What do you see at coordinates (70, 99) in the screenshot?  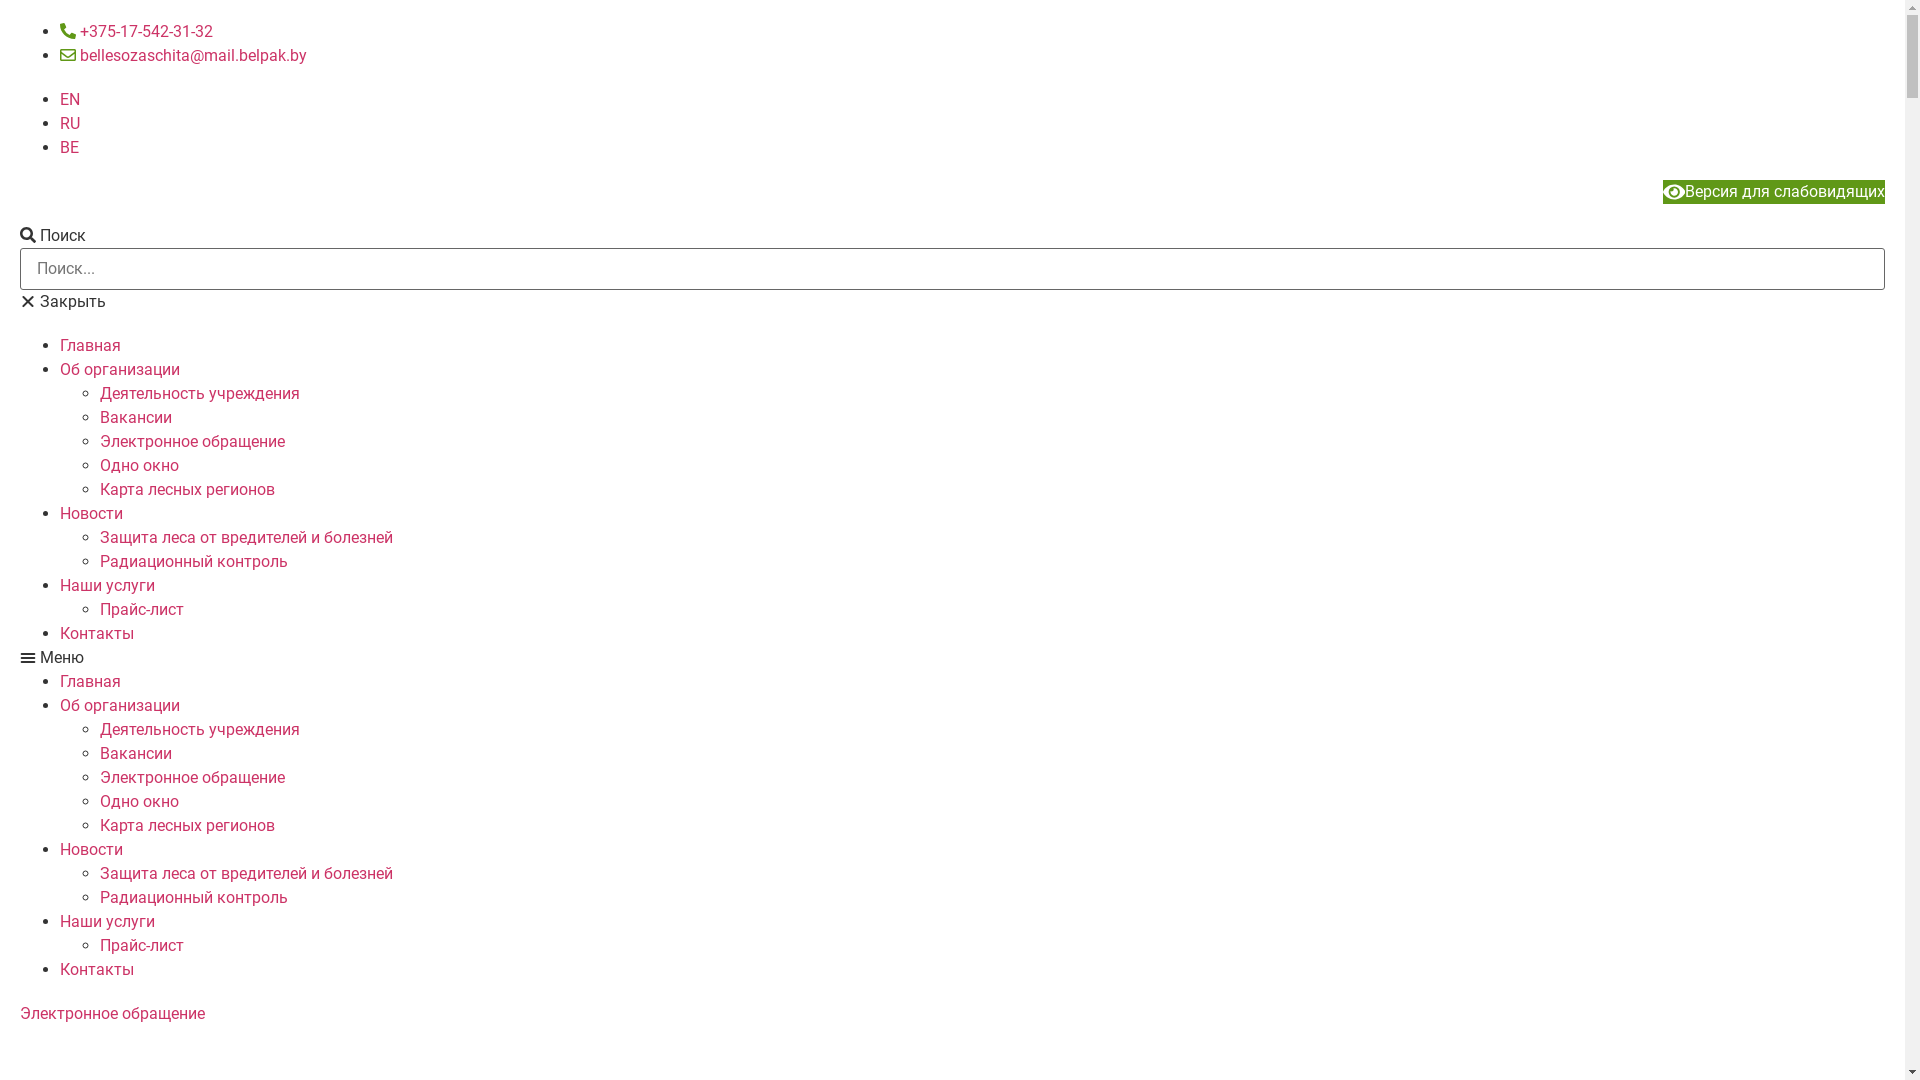 I see `'EN'` at bounding box center [70, 99].